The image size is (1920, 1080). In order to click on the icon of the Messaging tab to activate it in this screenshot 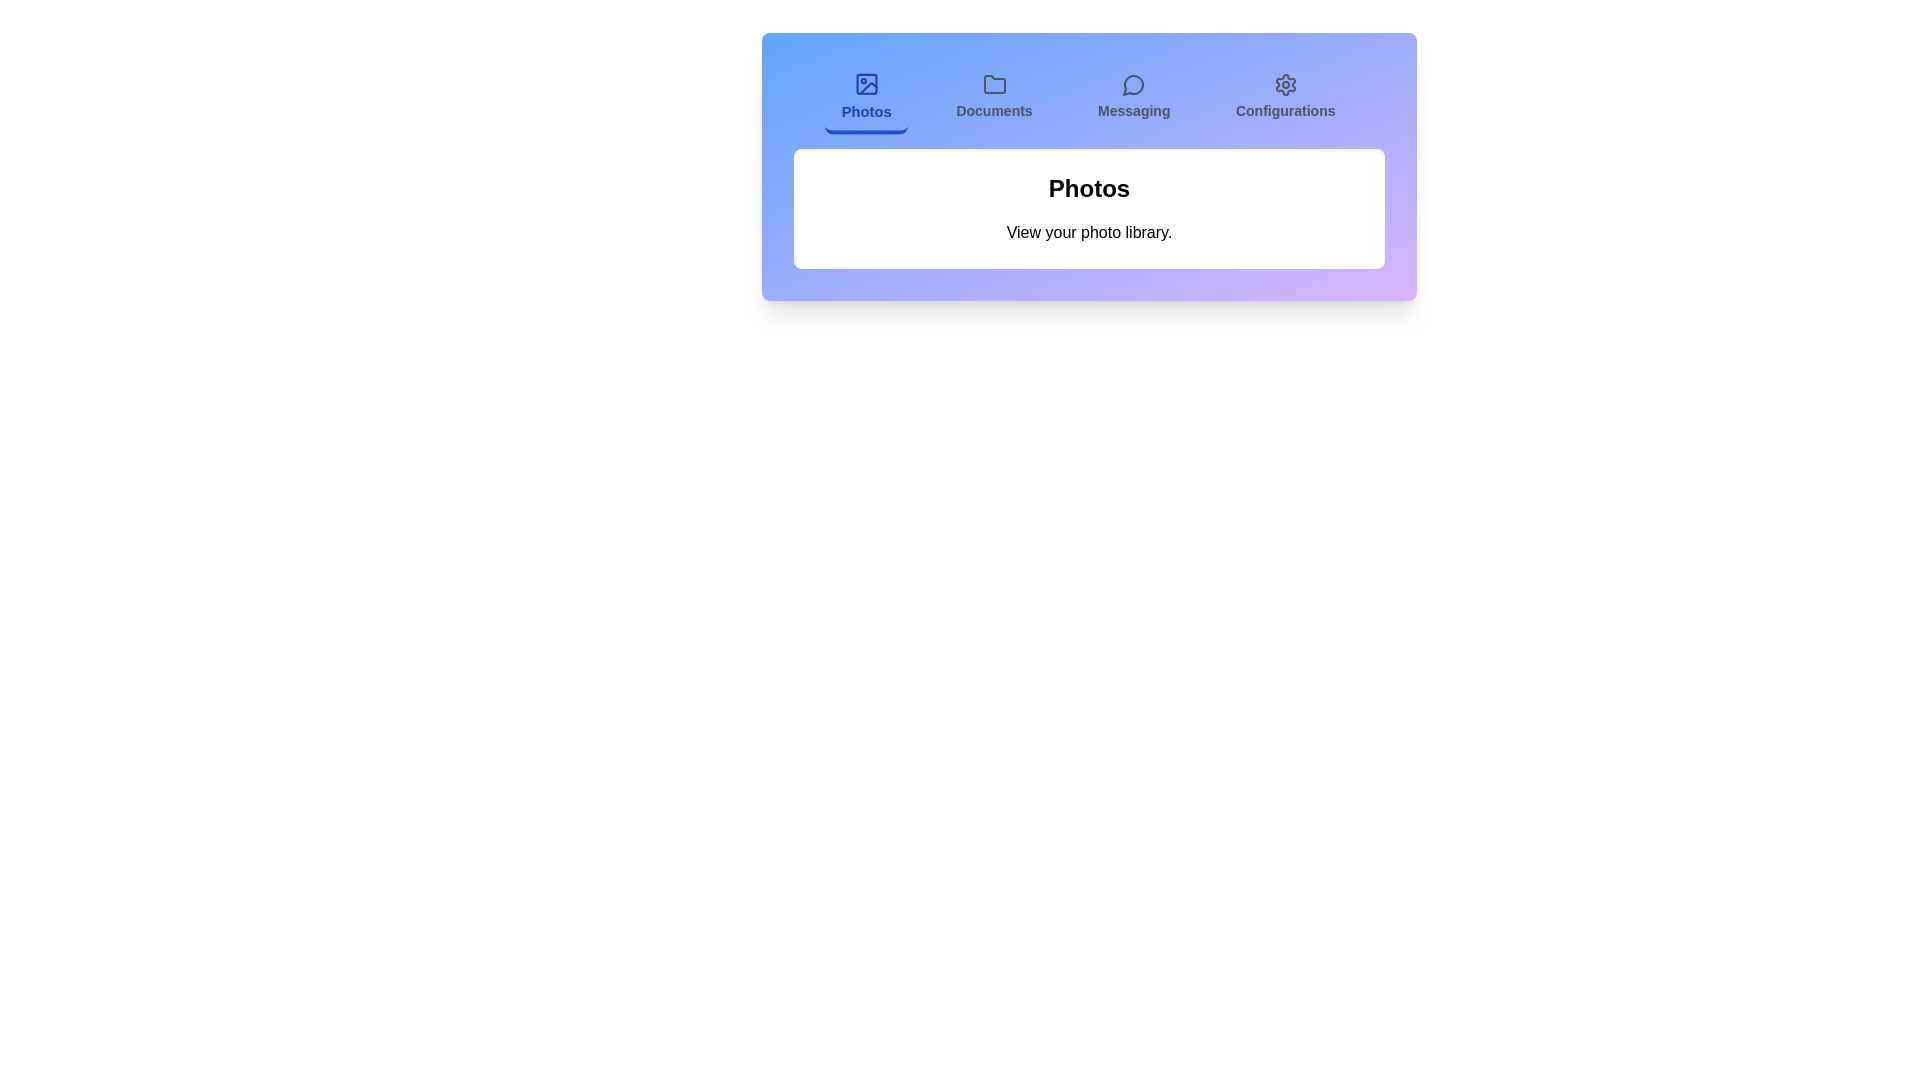, I will do `click(1133, 83)`.